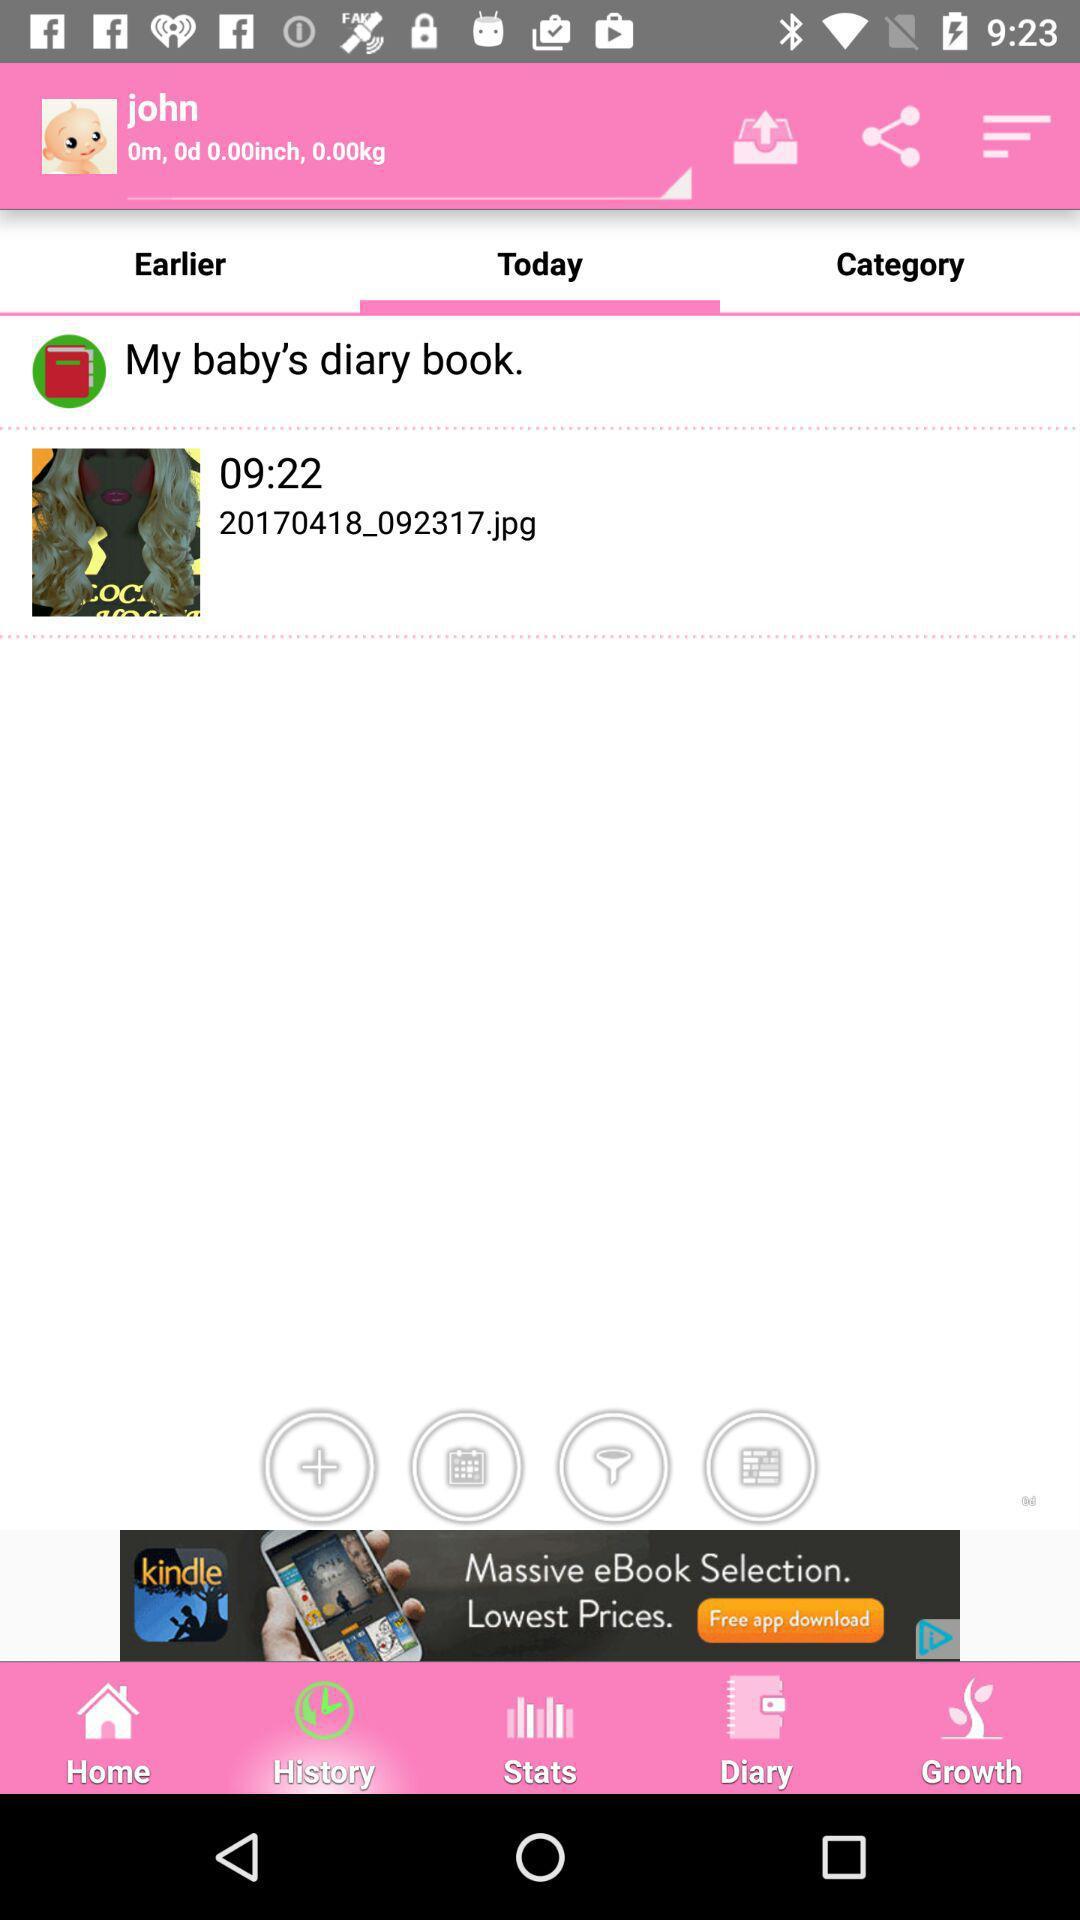 The height and width of the screenshot is (1920, 1080). I want to click on open advertisement, so click(540, 1594).